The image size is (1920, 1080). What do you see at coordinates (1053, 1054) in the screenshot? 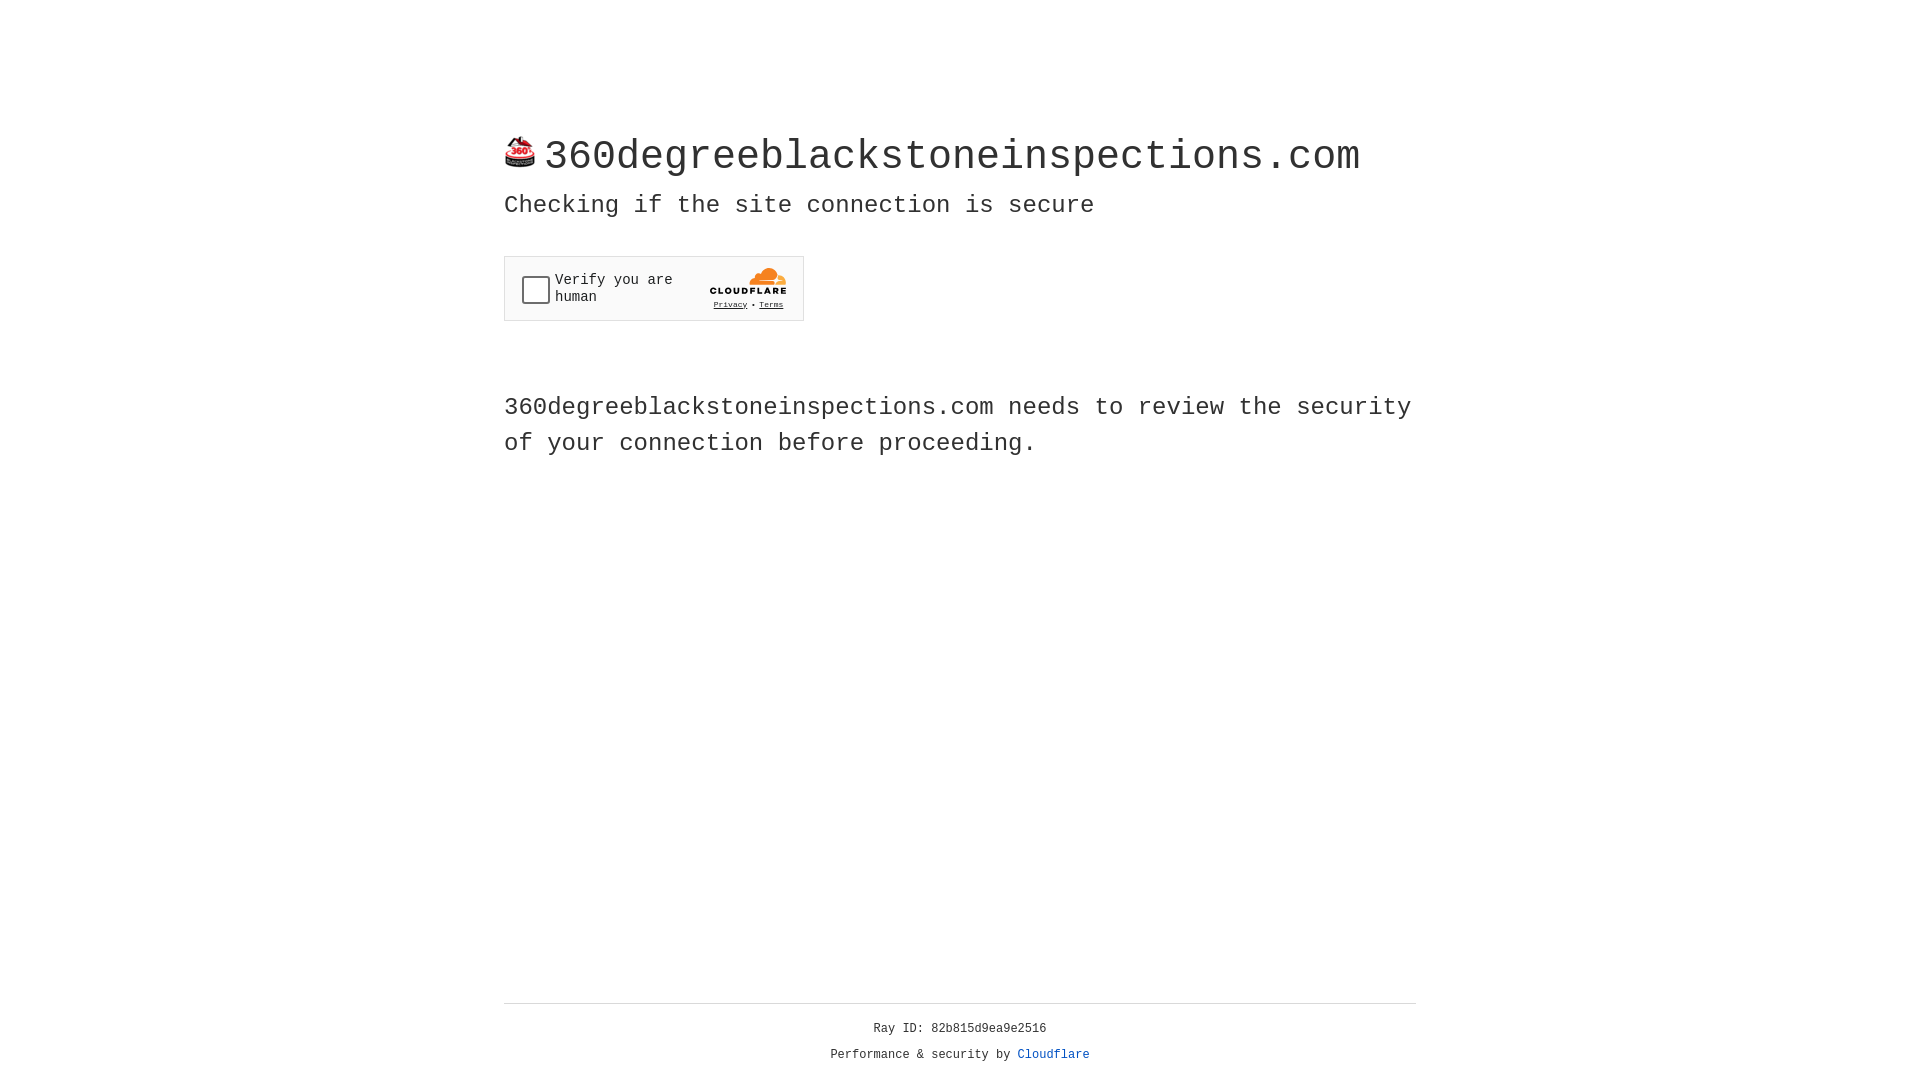
I see `'Cloudflare'` at bounding box center [1053, 1054].